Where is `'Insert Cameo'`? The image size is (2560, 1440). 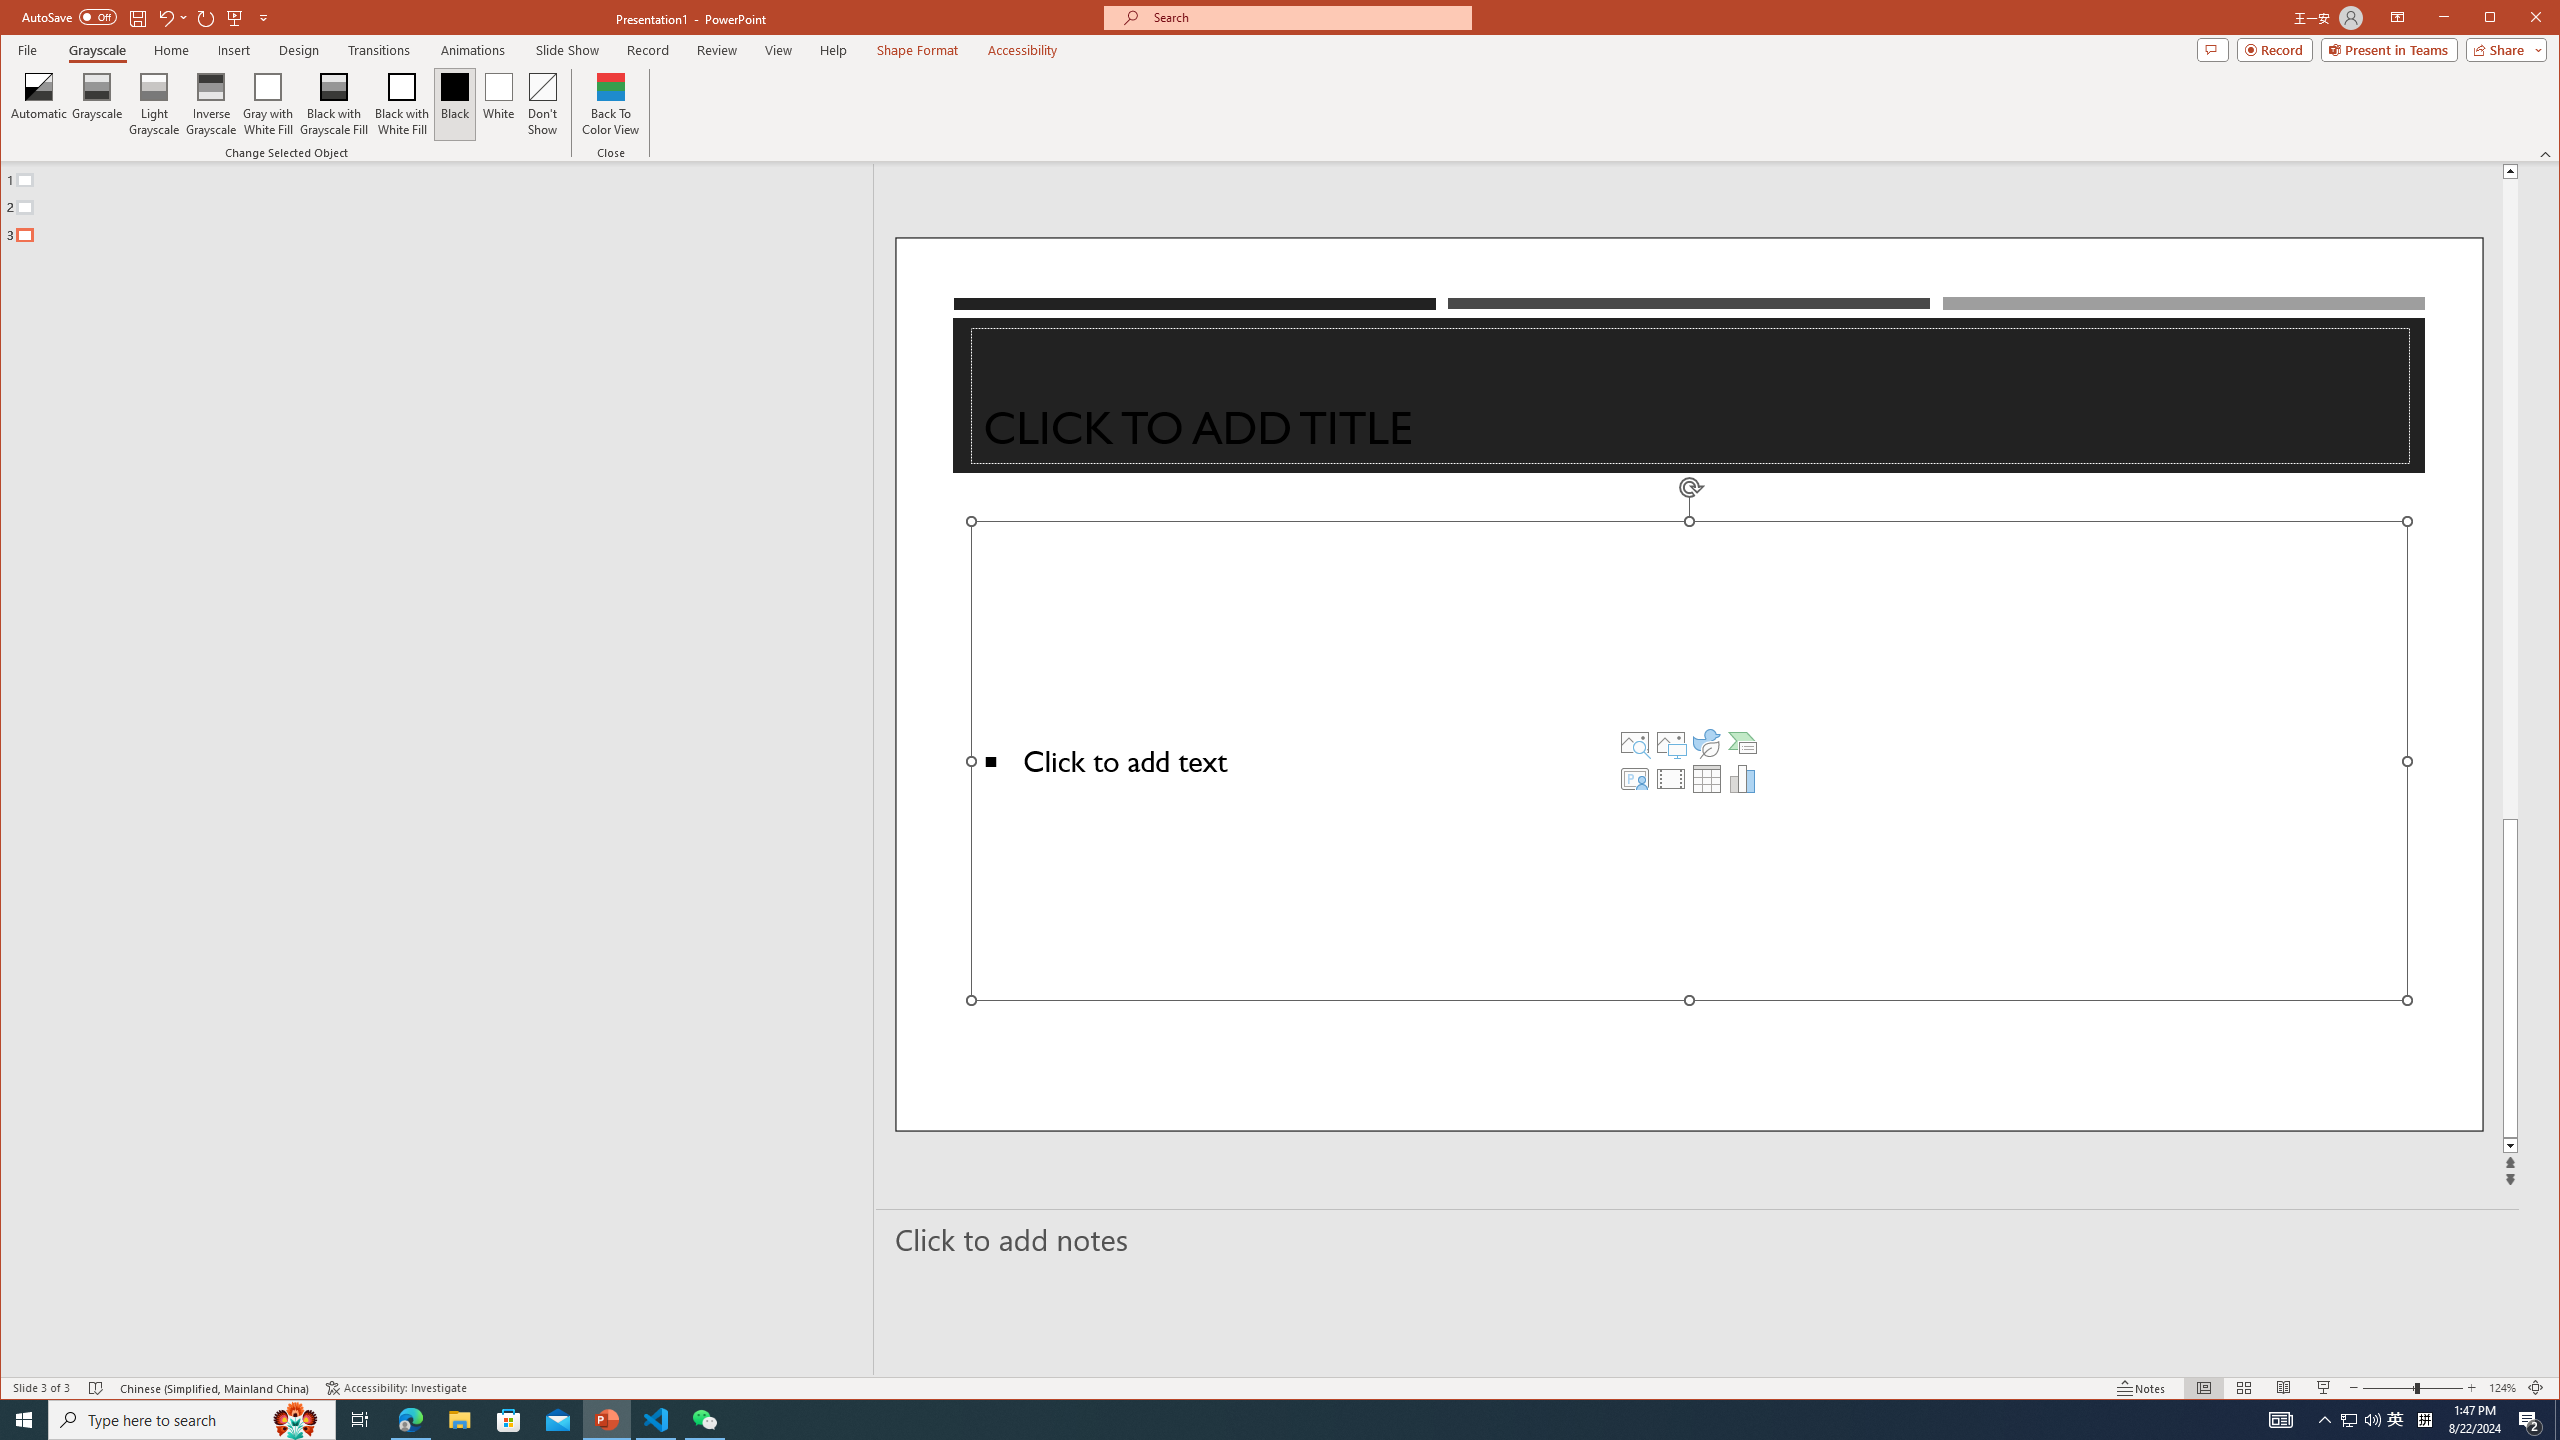 'Insert Cameo' is located at coordinates (1634, 778).